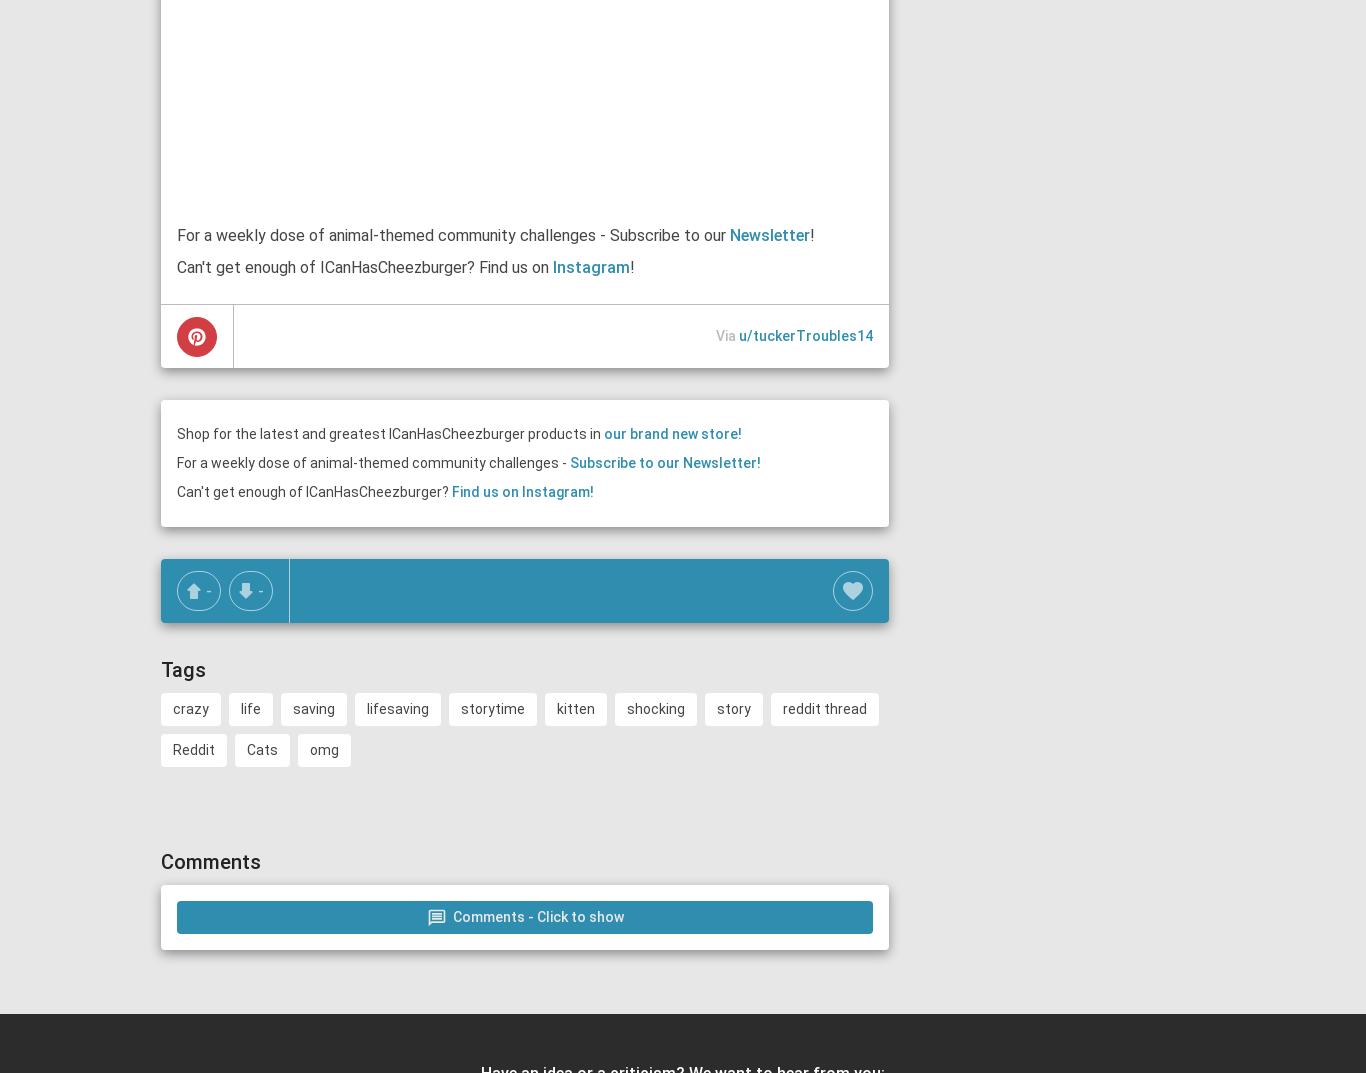 The height and width of the screenshot is (1073, 1366). Describe the element at coordinates (397, 709) in the screenshot. I see `'lifesaving'` at that location.